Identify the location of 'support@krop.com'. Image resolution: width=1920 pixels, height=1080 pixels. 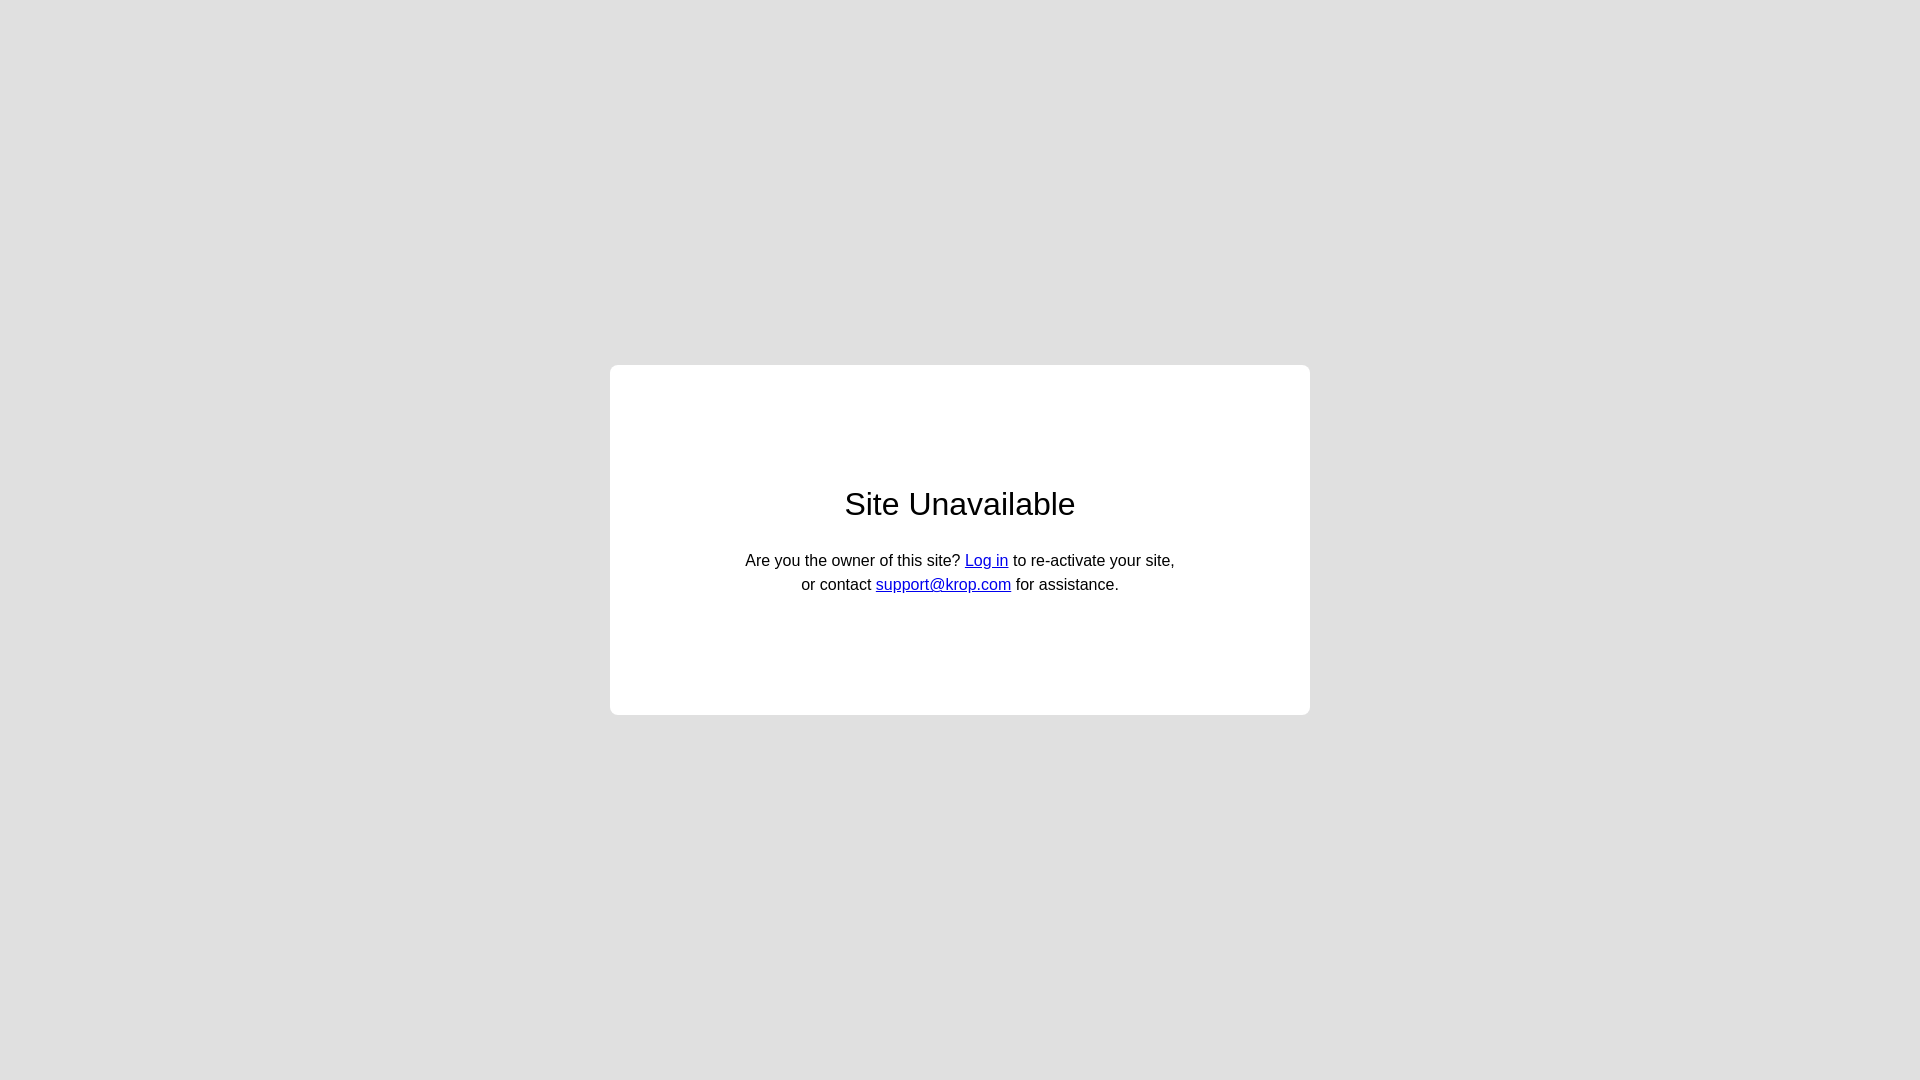
(942, 584).